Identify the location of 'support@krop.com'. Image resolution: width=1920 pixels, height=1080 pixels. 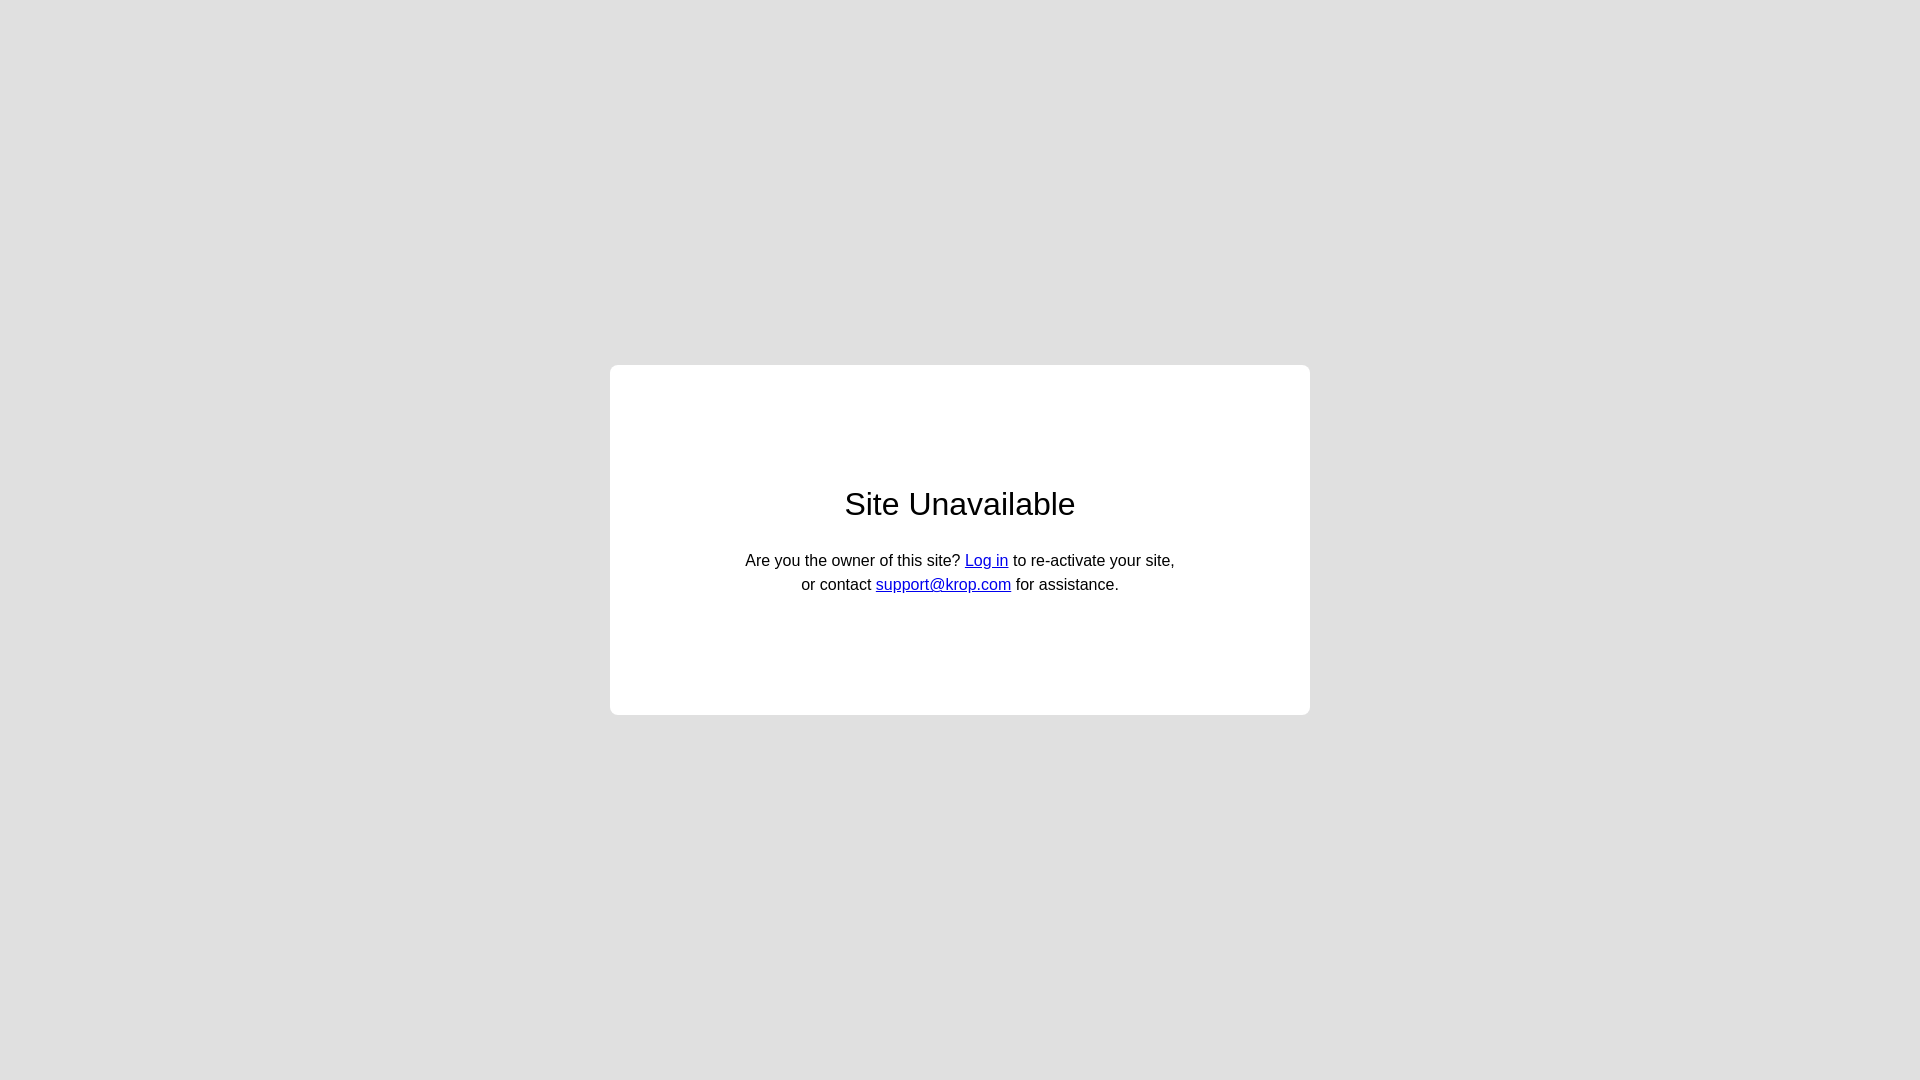
(942, 584).